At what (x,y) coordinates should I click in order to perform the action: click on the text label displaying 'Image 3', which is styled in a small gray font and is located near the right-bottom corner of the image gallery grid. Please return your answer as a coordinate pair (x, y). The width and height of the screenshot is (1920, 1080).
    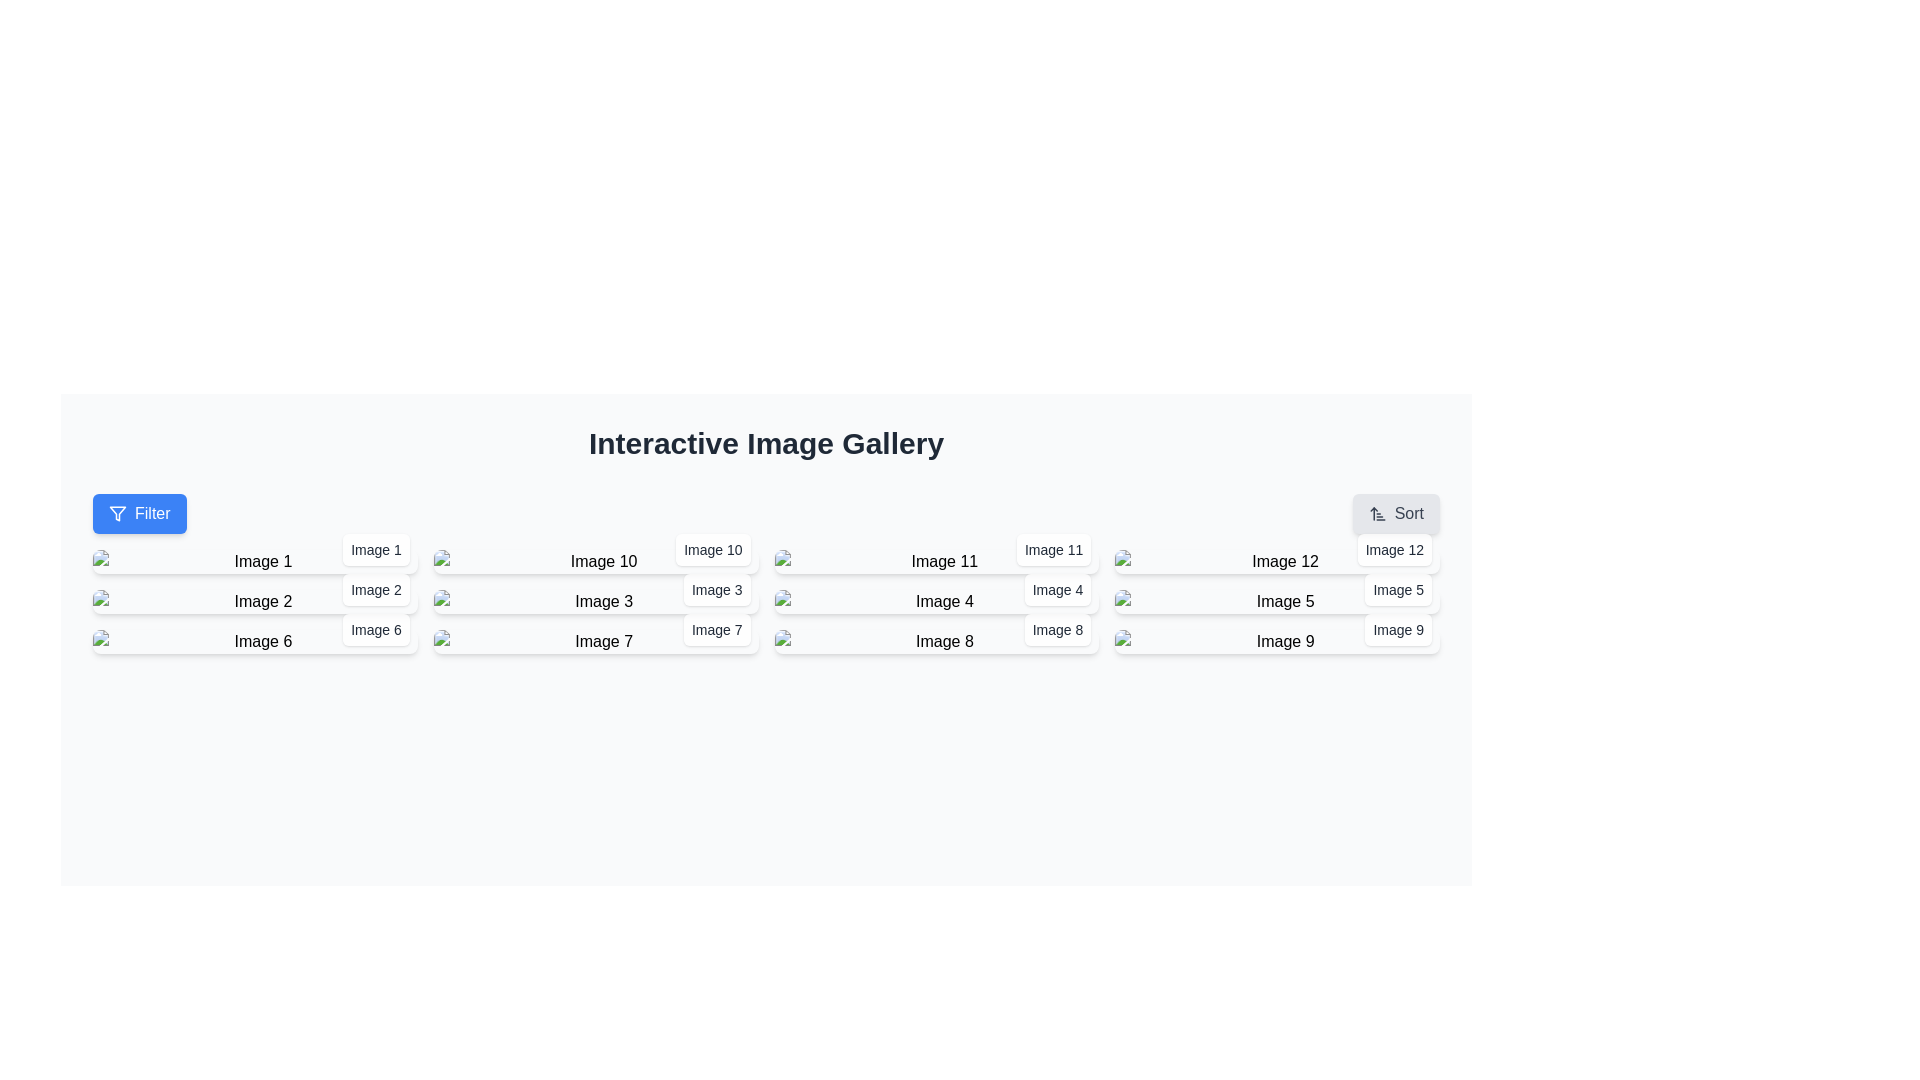
    Looking at the image, I should click on (717, 589).